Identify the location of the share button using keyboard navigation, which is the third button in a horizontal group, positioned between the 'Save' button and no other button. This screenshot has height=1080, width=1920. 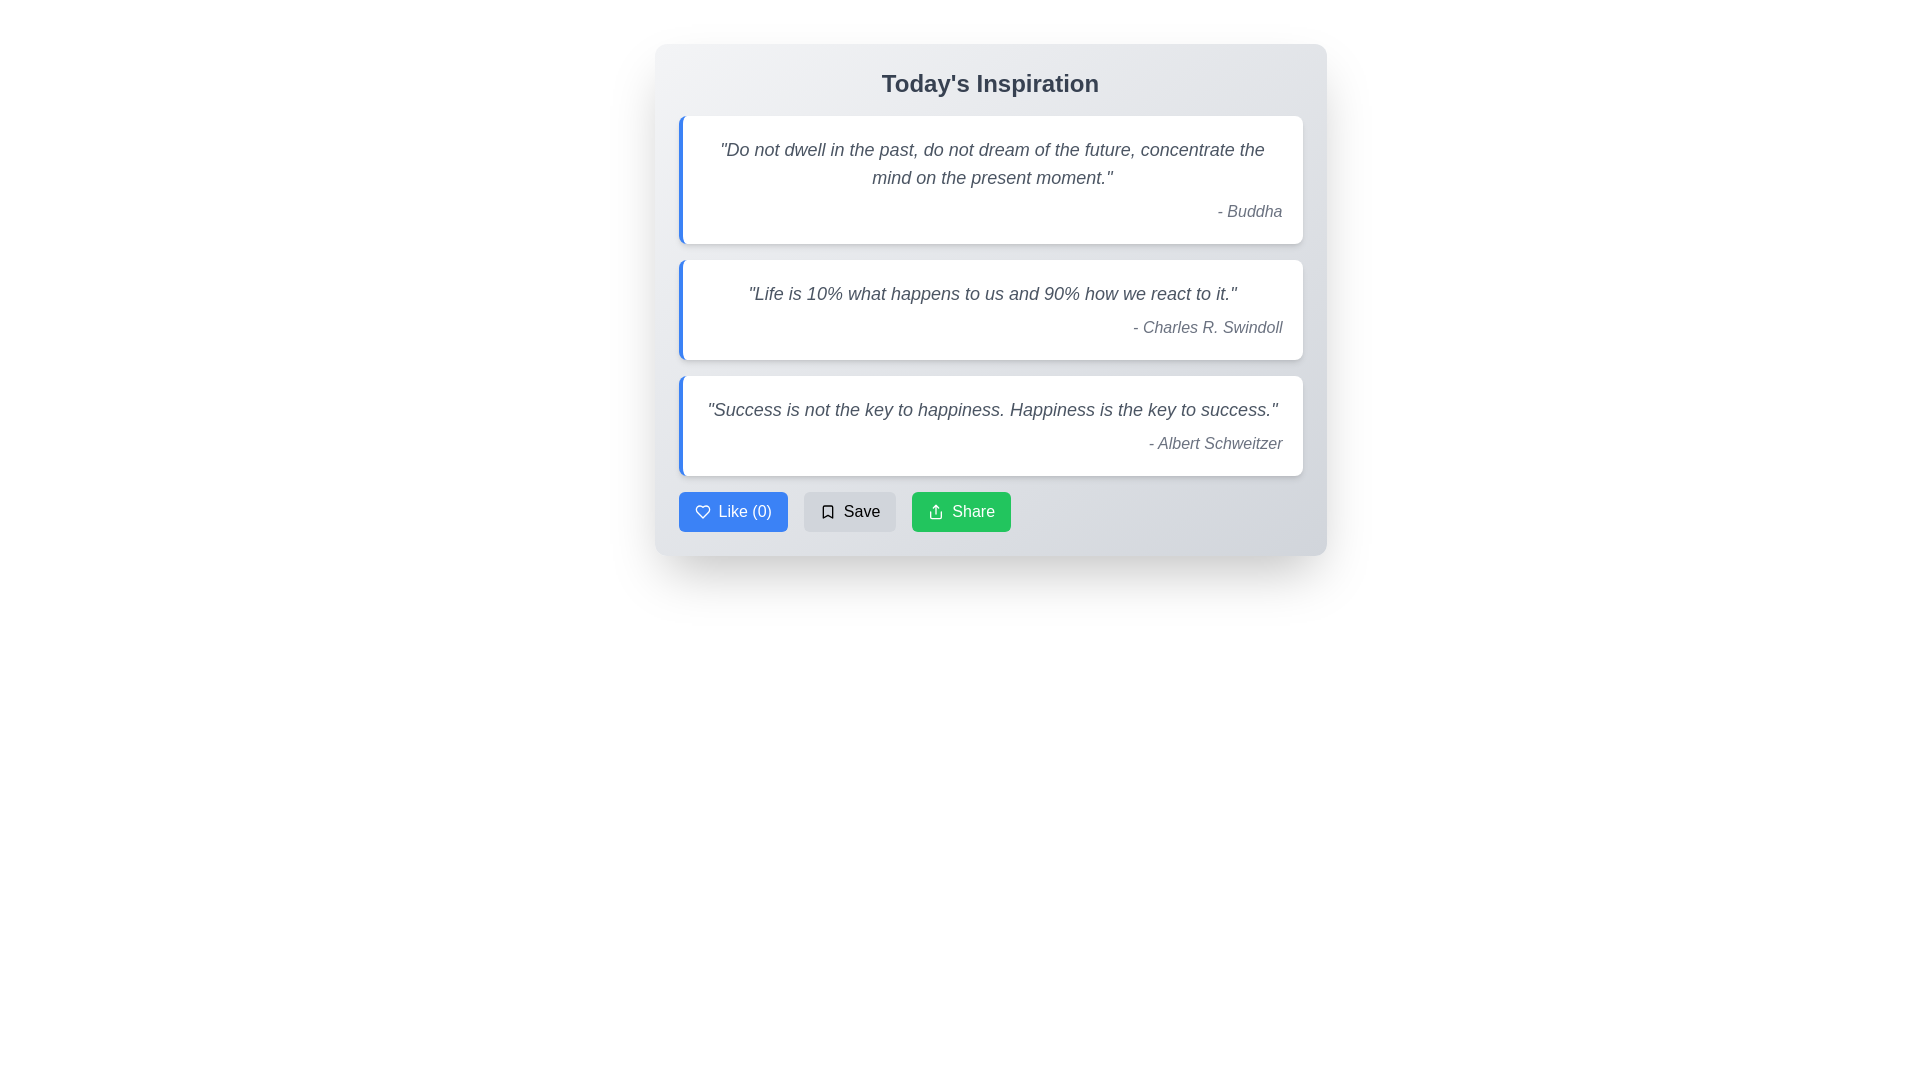
(961, 511).